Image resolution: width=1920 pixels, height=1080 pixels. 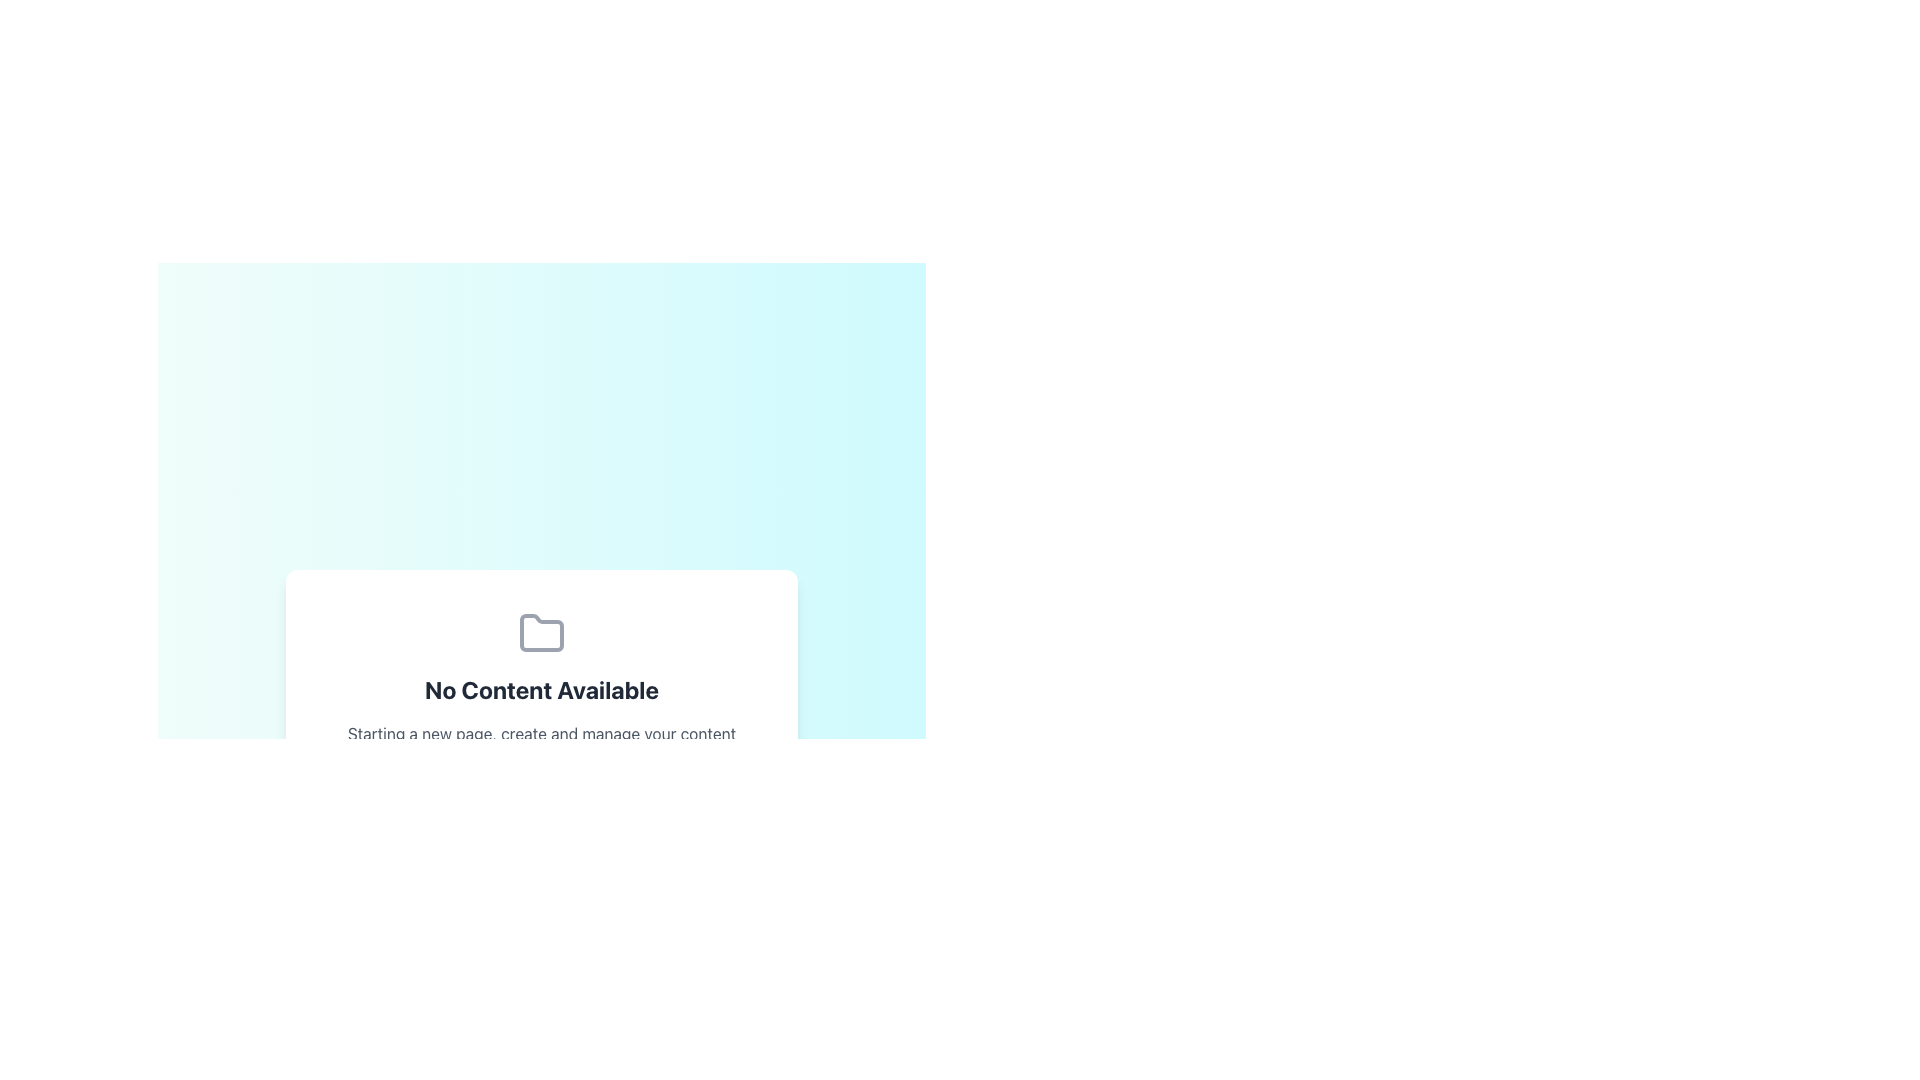 What do you see at coordinates (542, 632) in the screenshot?
I see `the folder icon, which is a gray vector graphic located above the text 'No Content Available' in the center region of a dialog card` at bounding box center [542, 632].